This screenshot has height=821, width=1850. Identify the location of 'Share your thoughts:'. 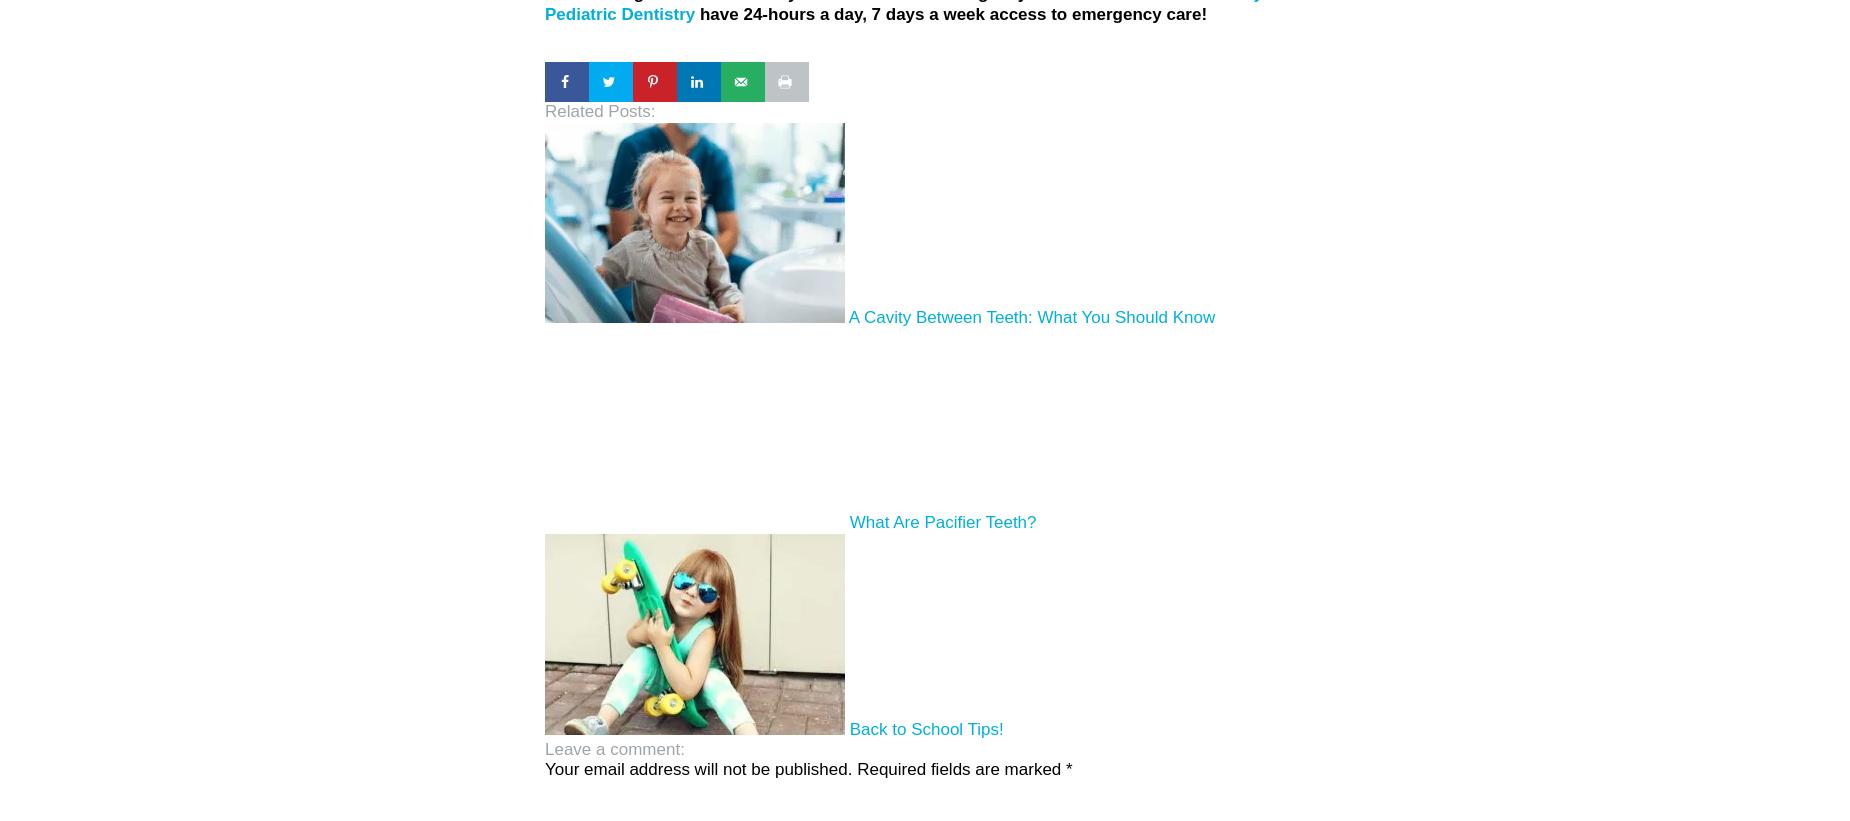
(623, 753).